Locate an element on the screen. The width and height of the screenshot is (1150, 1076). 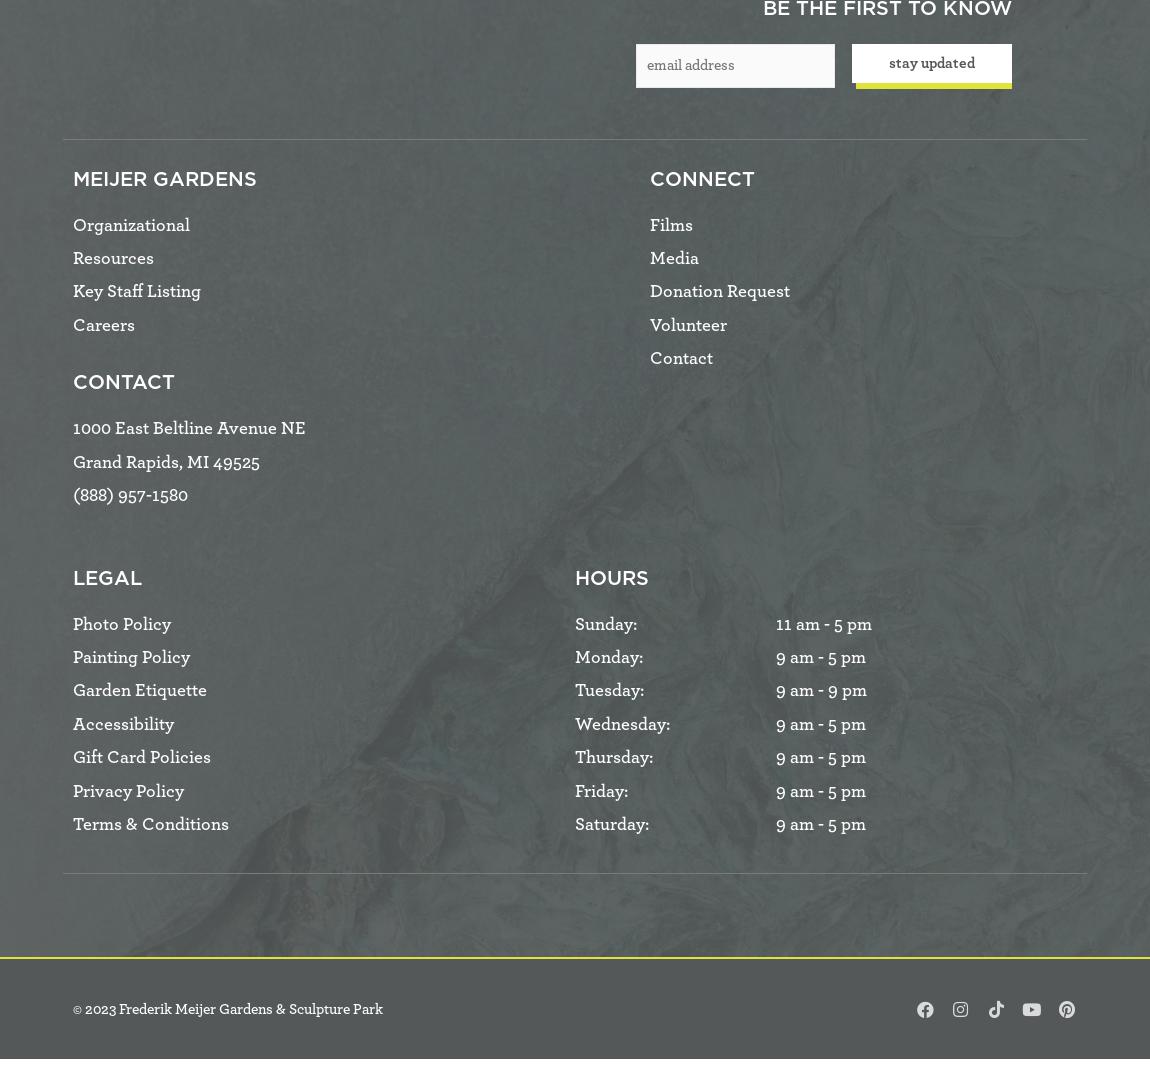
'Meijer Gardens' is located at coordinates (164, 179).